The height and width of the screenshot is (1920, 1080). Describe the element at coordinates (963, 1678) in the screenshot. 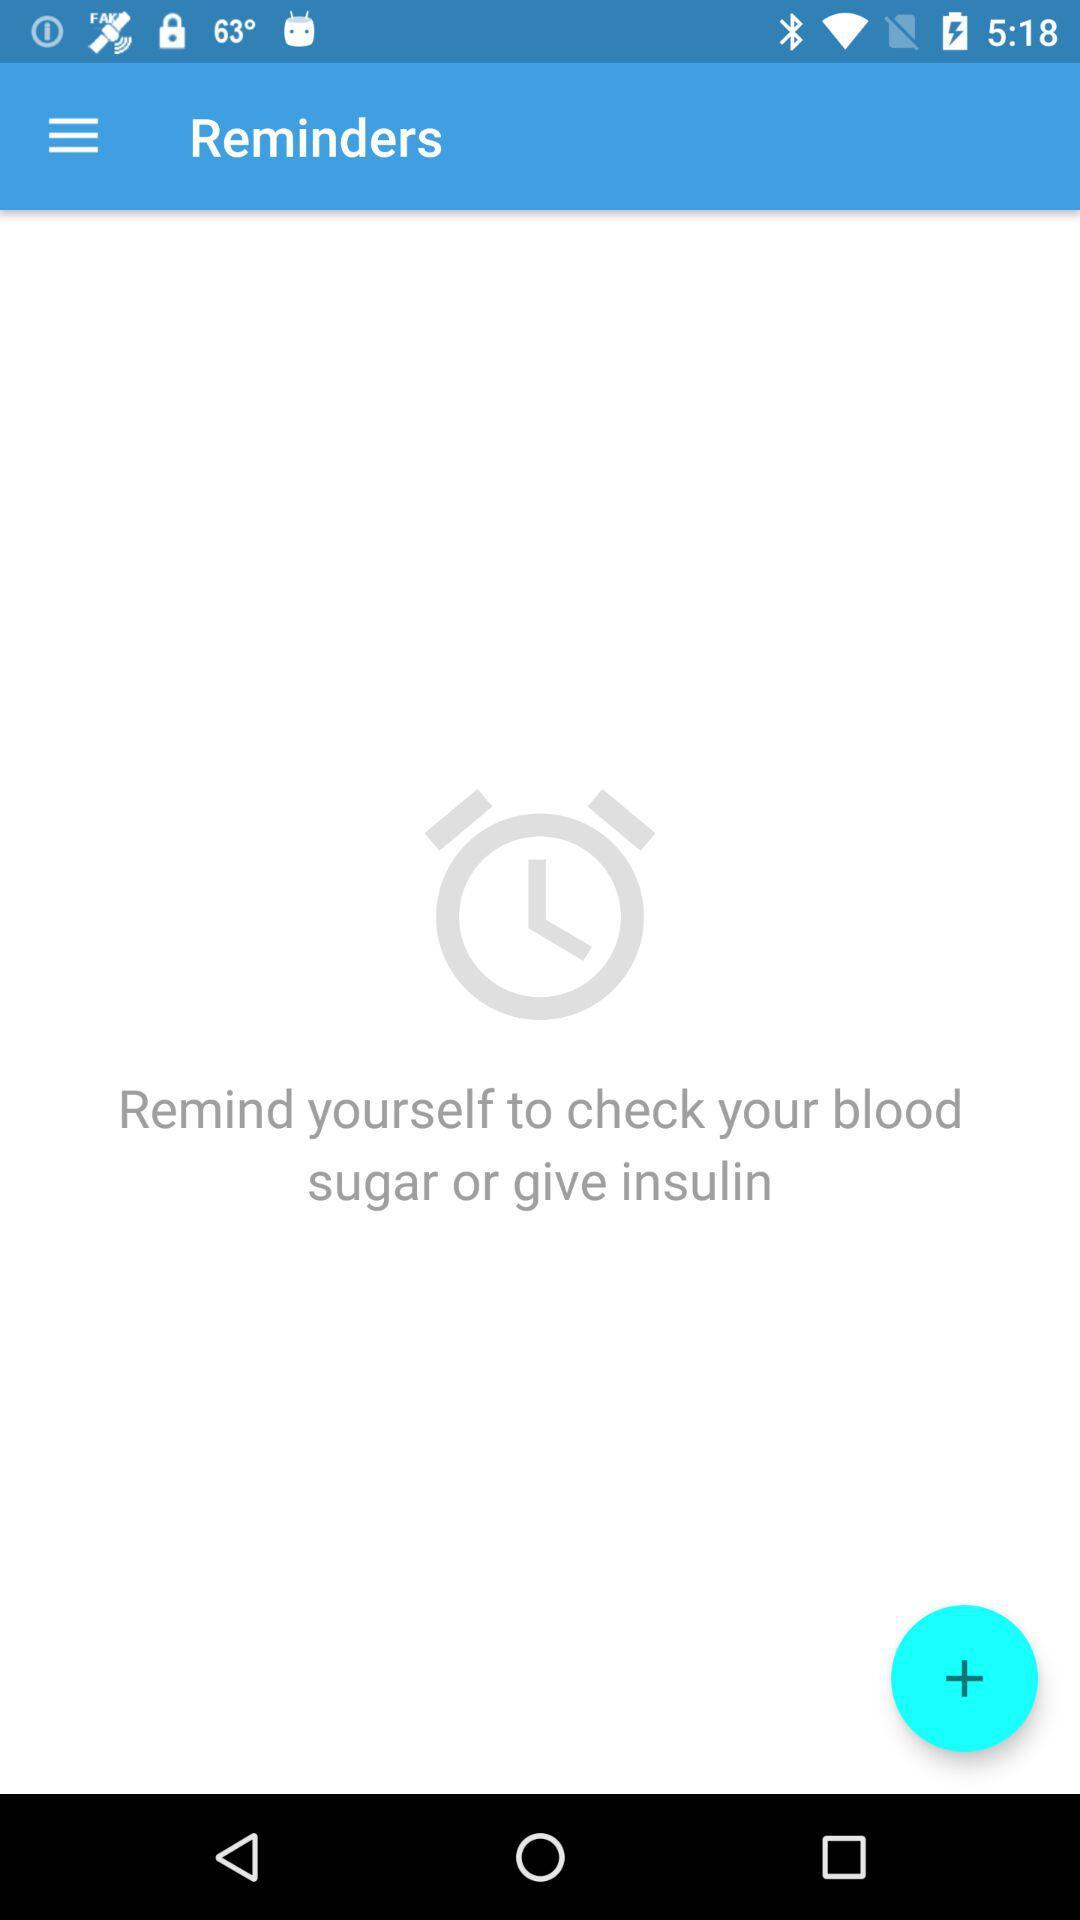

I see `an alarm` at that location.